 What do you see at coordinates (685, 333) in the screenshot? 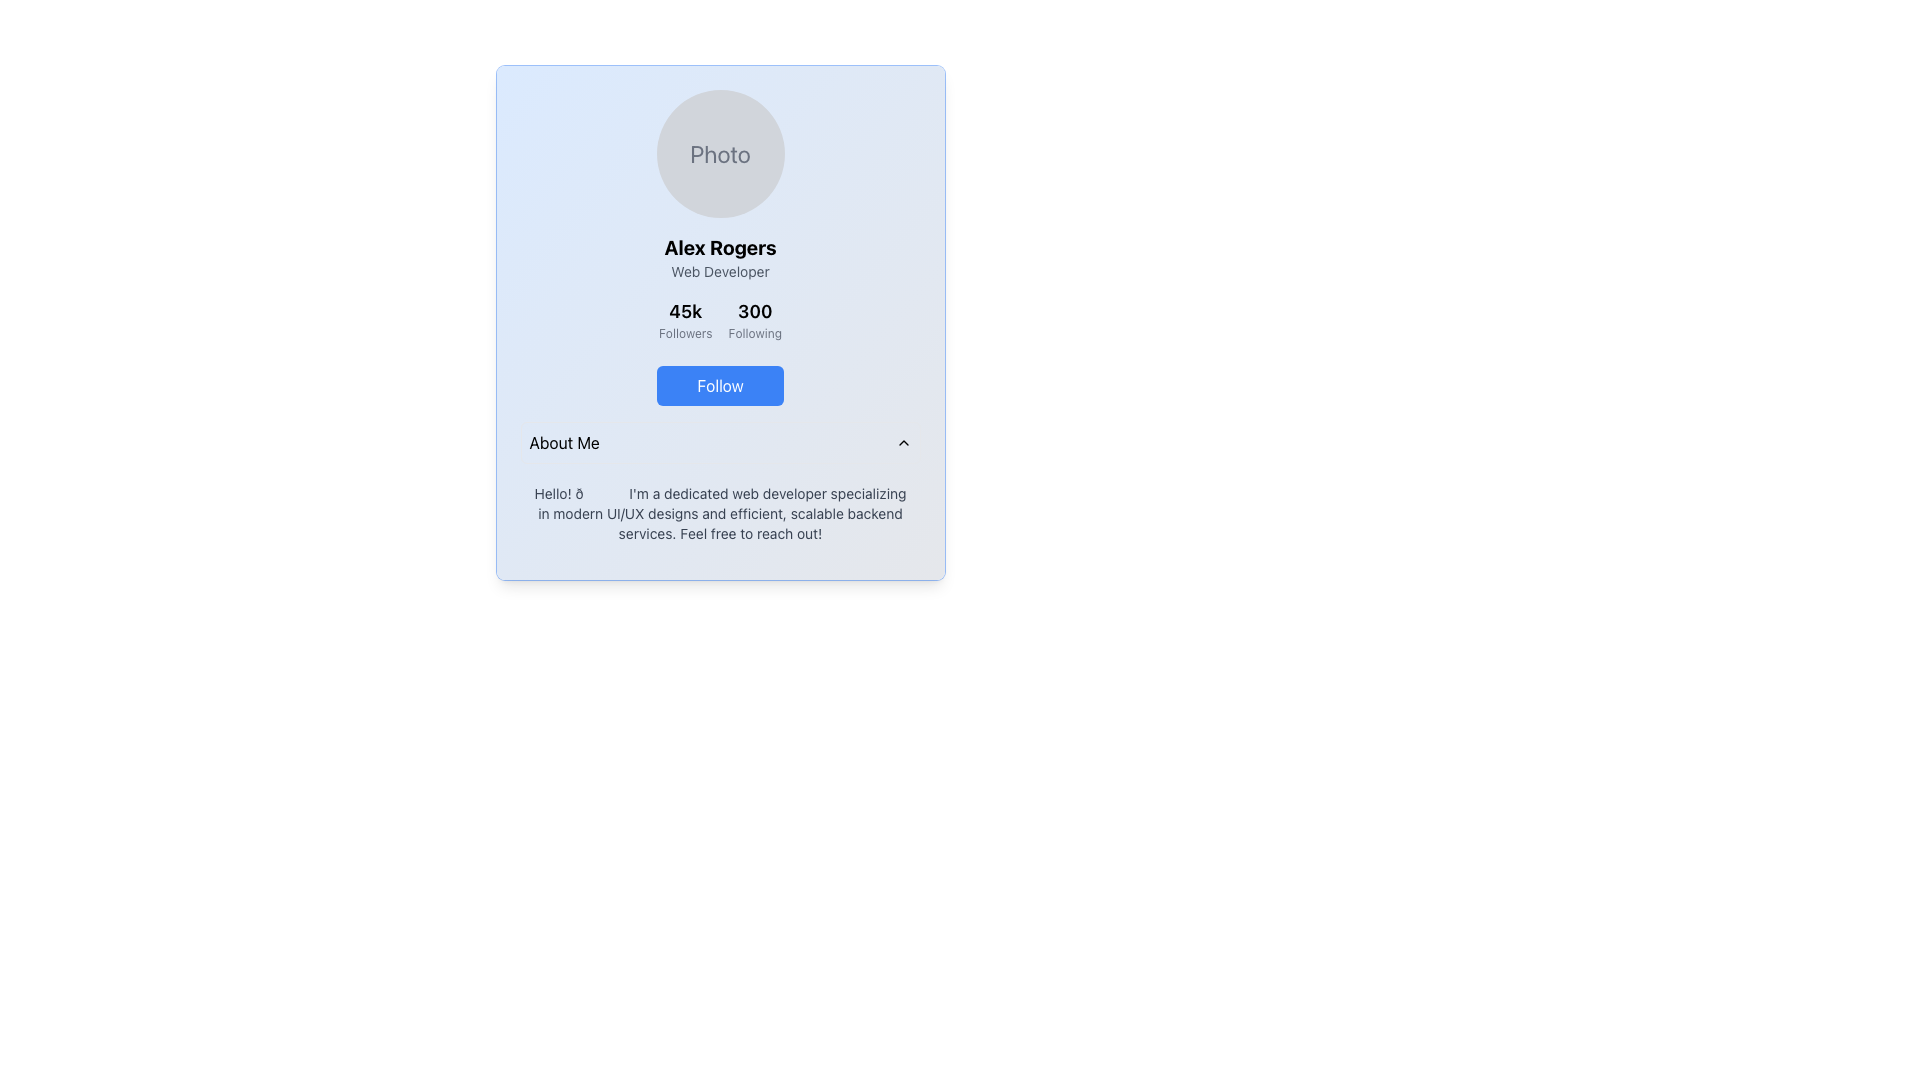
I see `the text label displaying 'Followers' which is in gray font below '45k' and to the left of '300'` at bounding box center [685, 333].